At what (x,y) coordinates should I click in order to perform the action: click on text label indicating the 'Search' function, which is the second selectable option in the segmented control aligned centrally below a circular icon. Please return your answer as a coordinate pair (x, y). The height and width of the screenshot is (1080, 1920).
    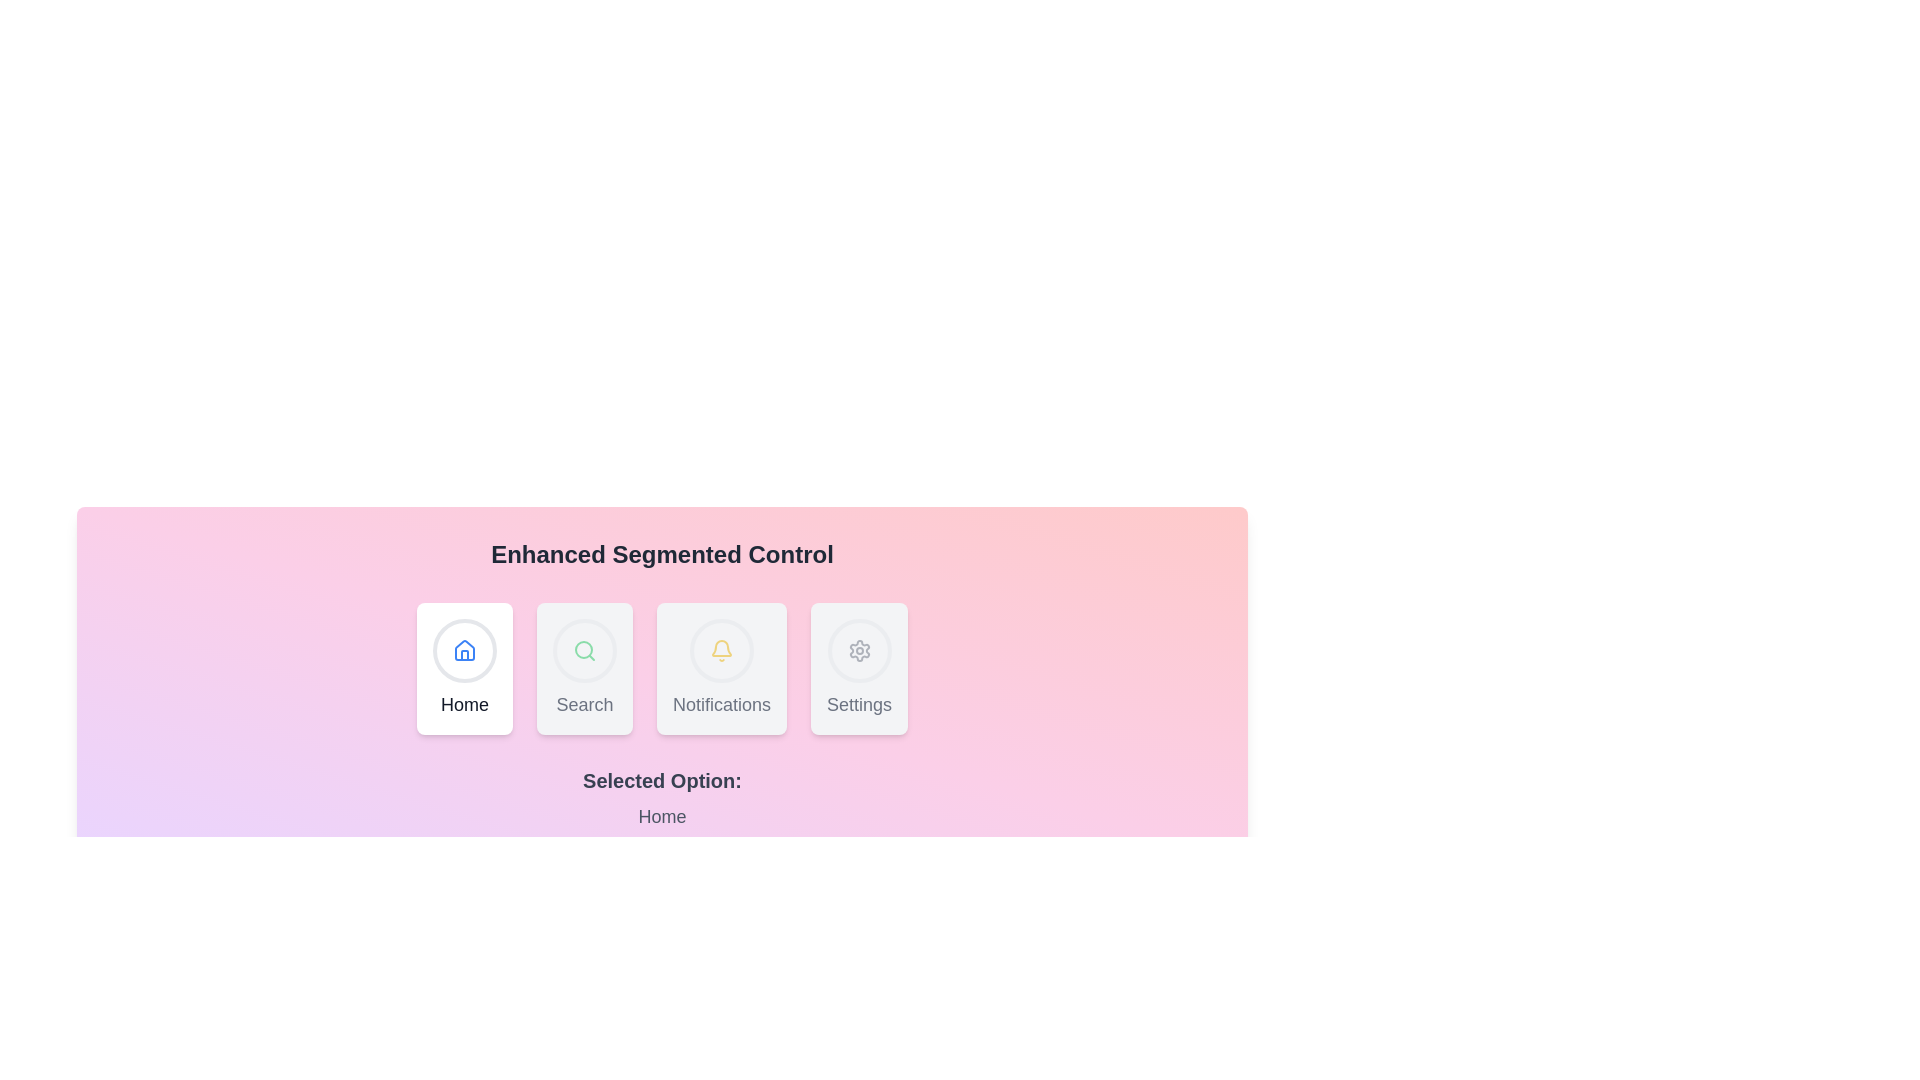
    Looking at the image, I should click on (584, 704).